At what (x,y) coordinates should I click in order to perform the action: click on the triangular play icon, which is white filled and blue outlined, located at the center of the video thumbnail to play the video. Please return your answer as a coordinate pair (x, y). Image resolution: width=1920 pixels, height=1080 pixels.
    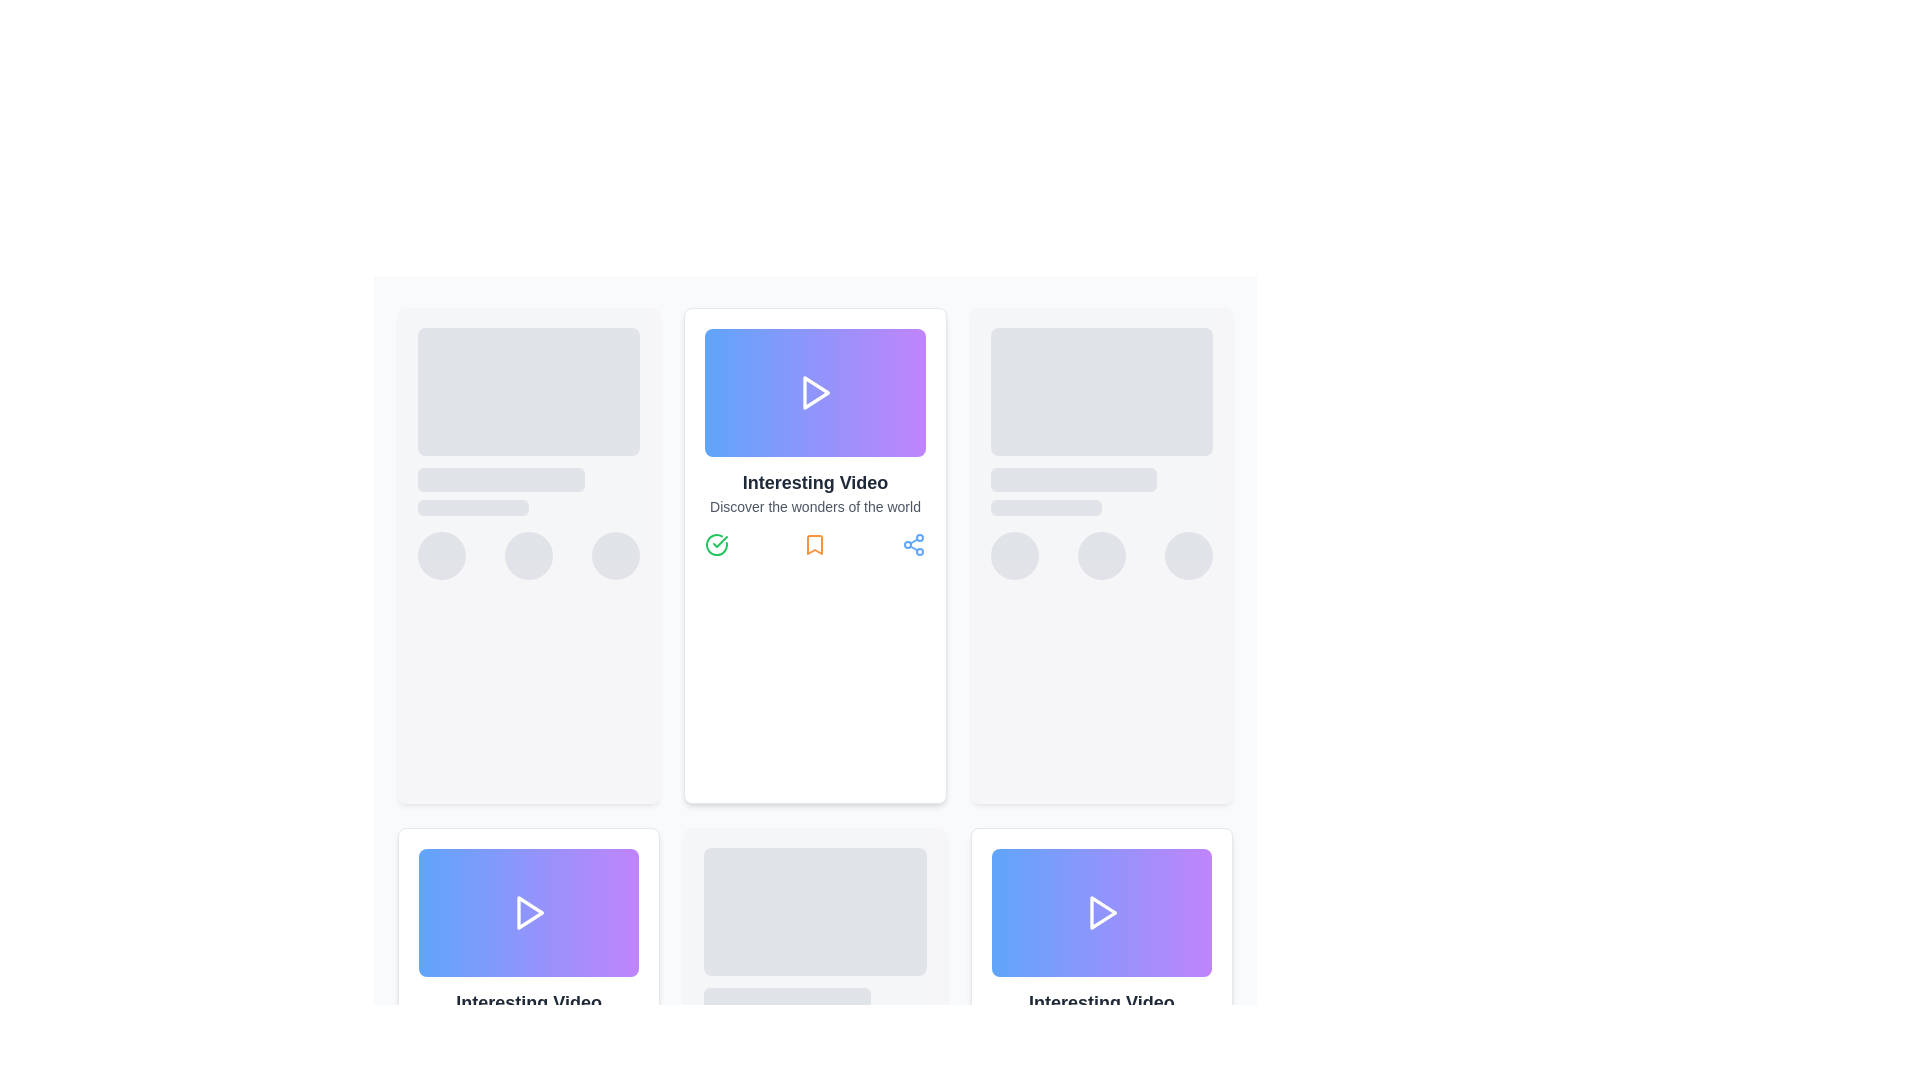
    Looking at the image, I should click on (1102, 913).